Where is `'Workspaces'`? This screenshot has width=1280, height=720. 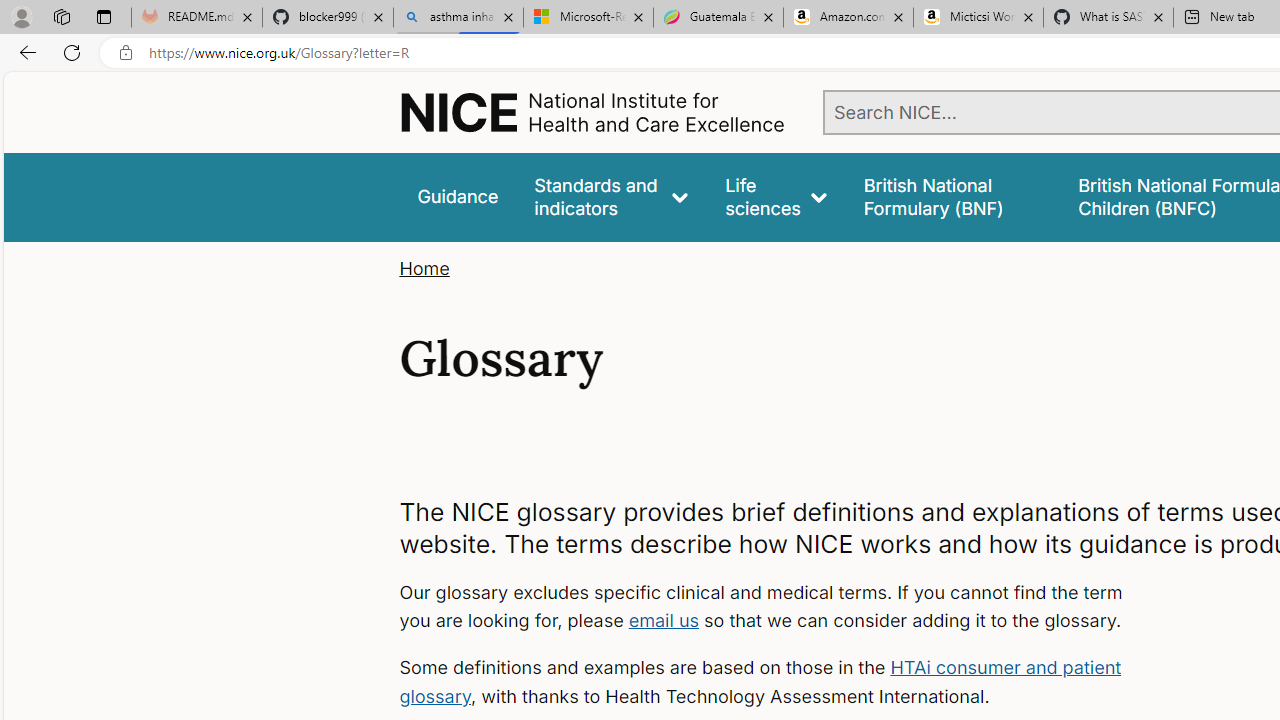
'Workspaces' is located at coordinates (61, 16).